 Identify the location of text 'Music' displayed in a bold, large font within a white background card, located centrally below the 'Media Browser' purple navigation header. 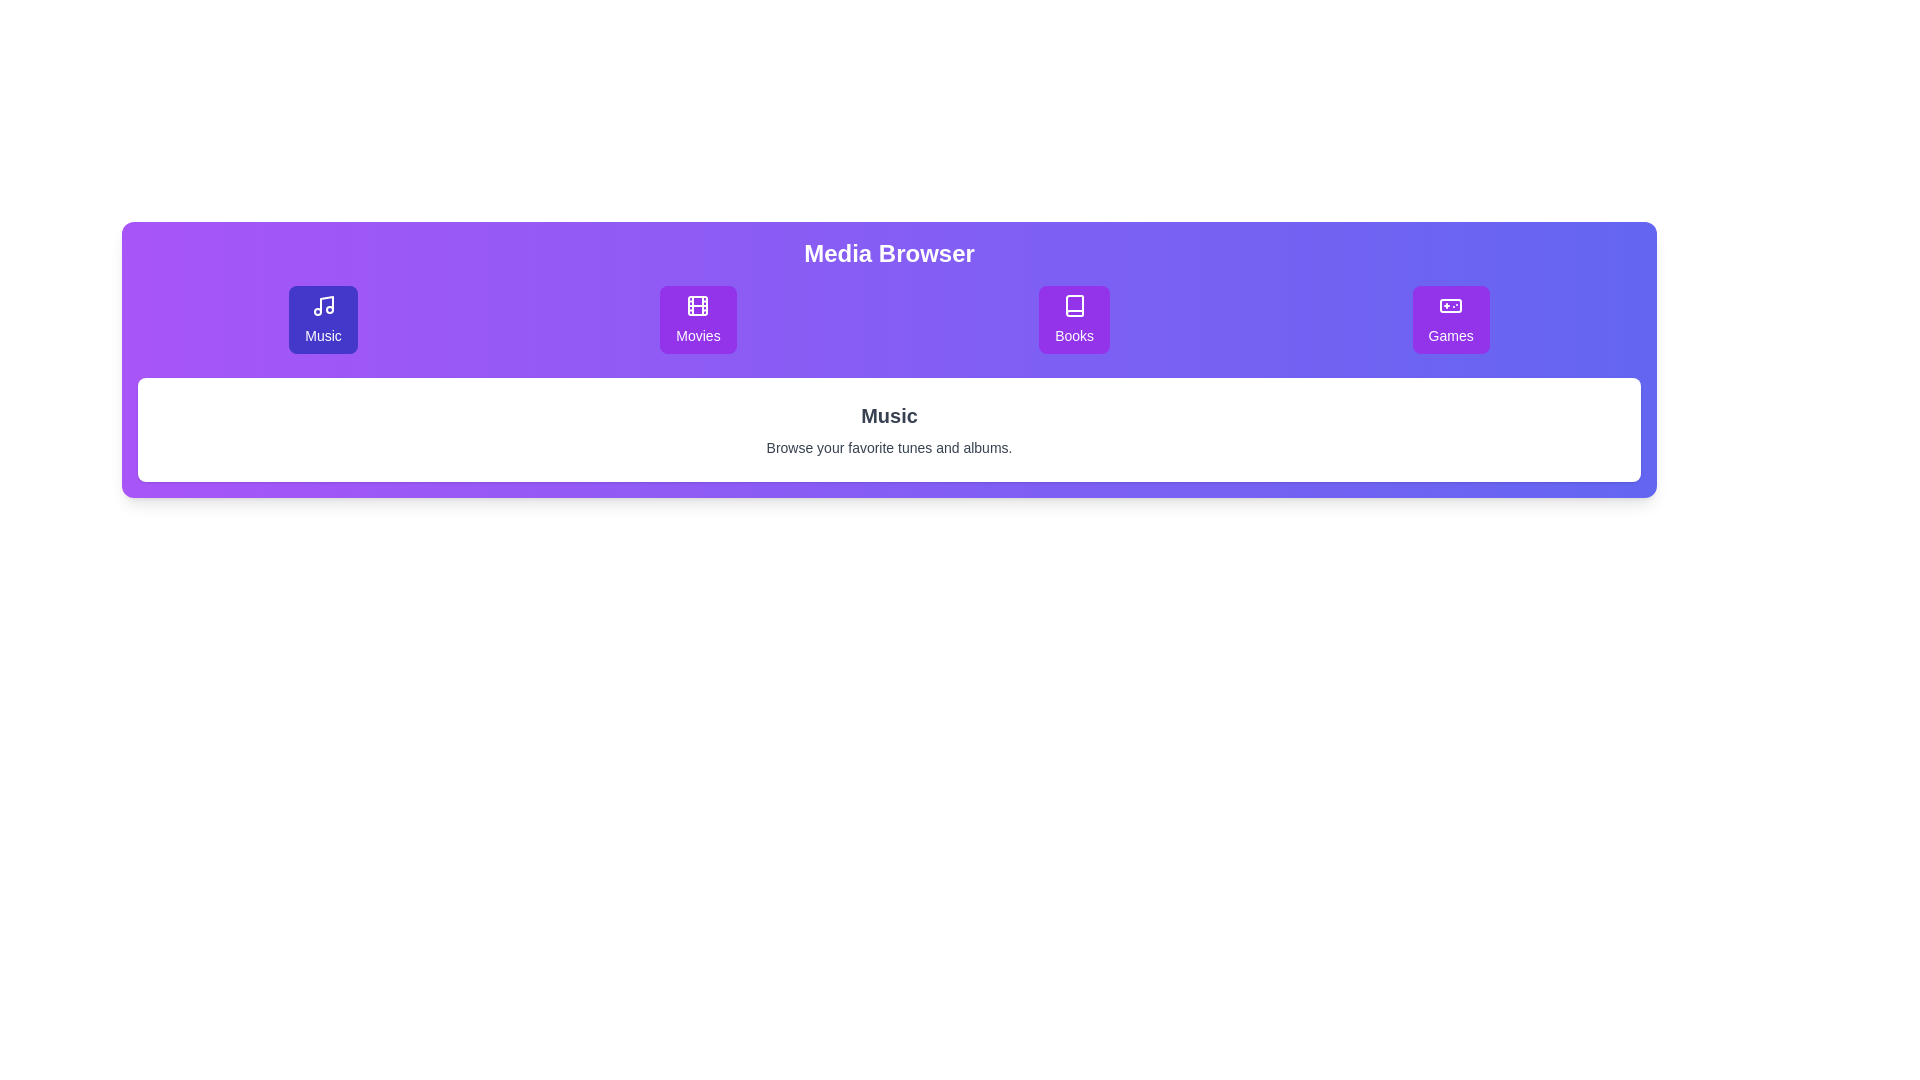
(888, 415).